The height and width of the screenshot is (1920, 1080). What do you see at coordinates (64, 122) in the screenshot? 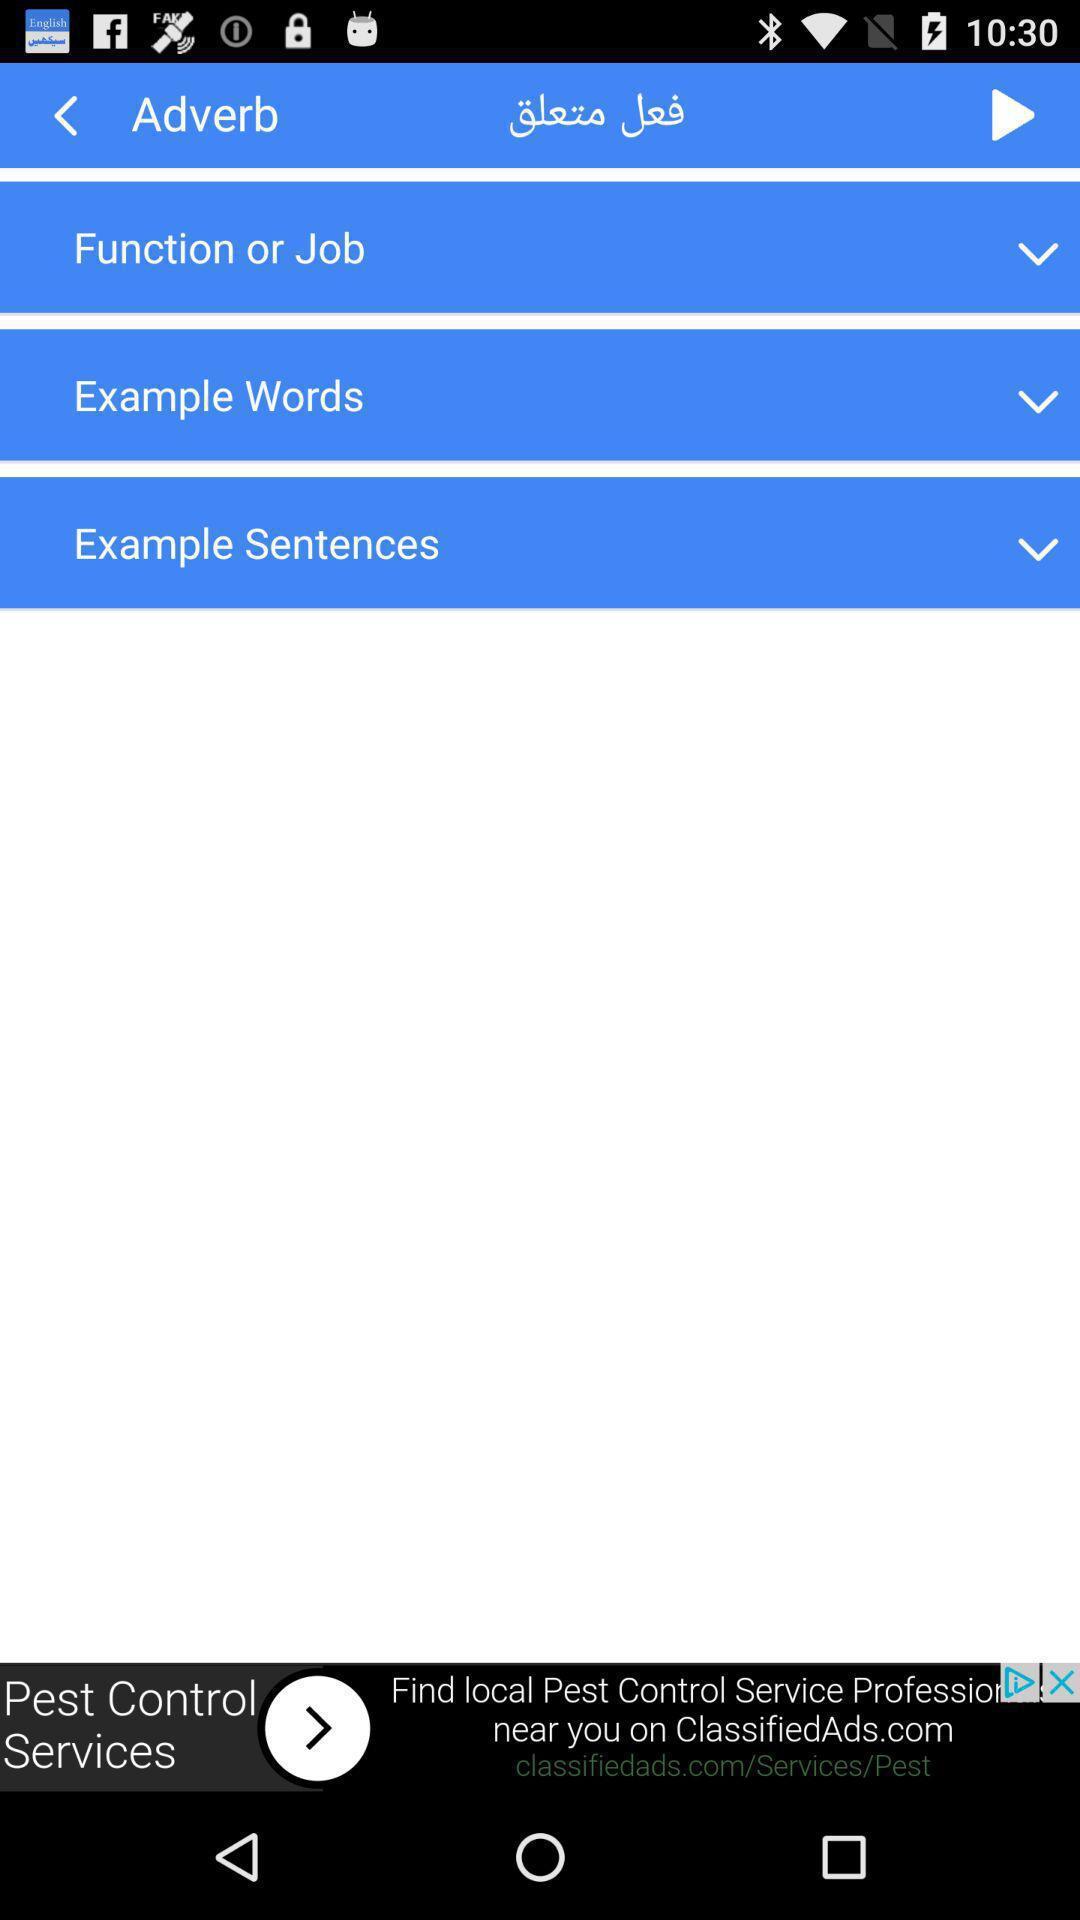
I see `the arrow_backward icon` at bounding box center [64, 122].